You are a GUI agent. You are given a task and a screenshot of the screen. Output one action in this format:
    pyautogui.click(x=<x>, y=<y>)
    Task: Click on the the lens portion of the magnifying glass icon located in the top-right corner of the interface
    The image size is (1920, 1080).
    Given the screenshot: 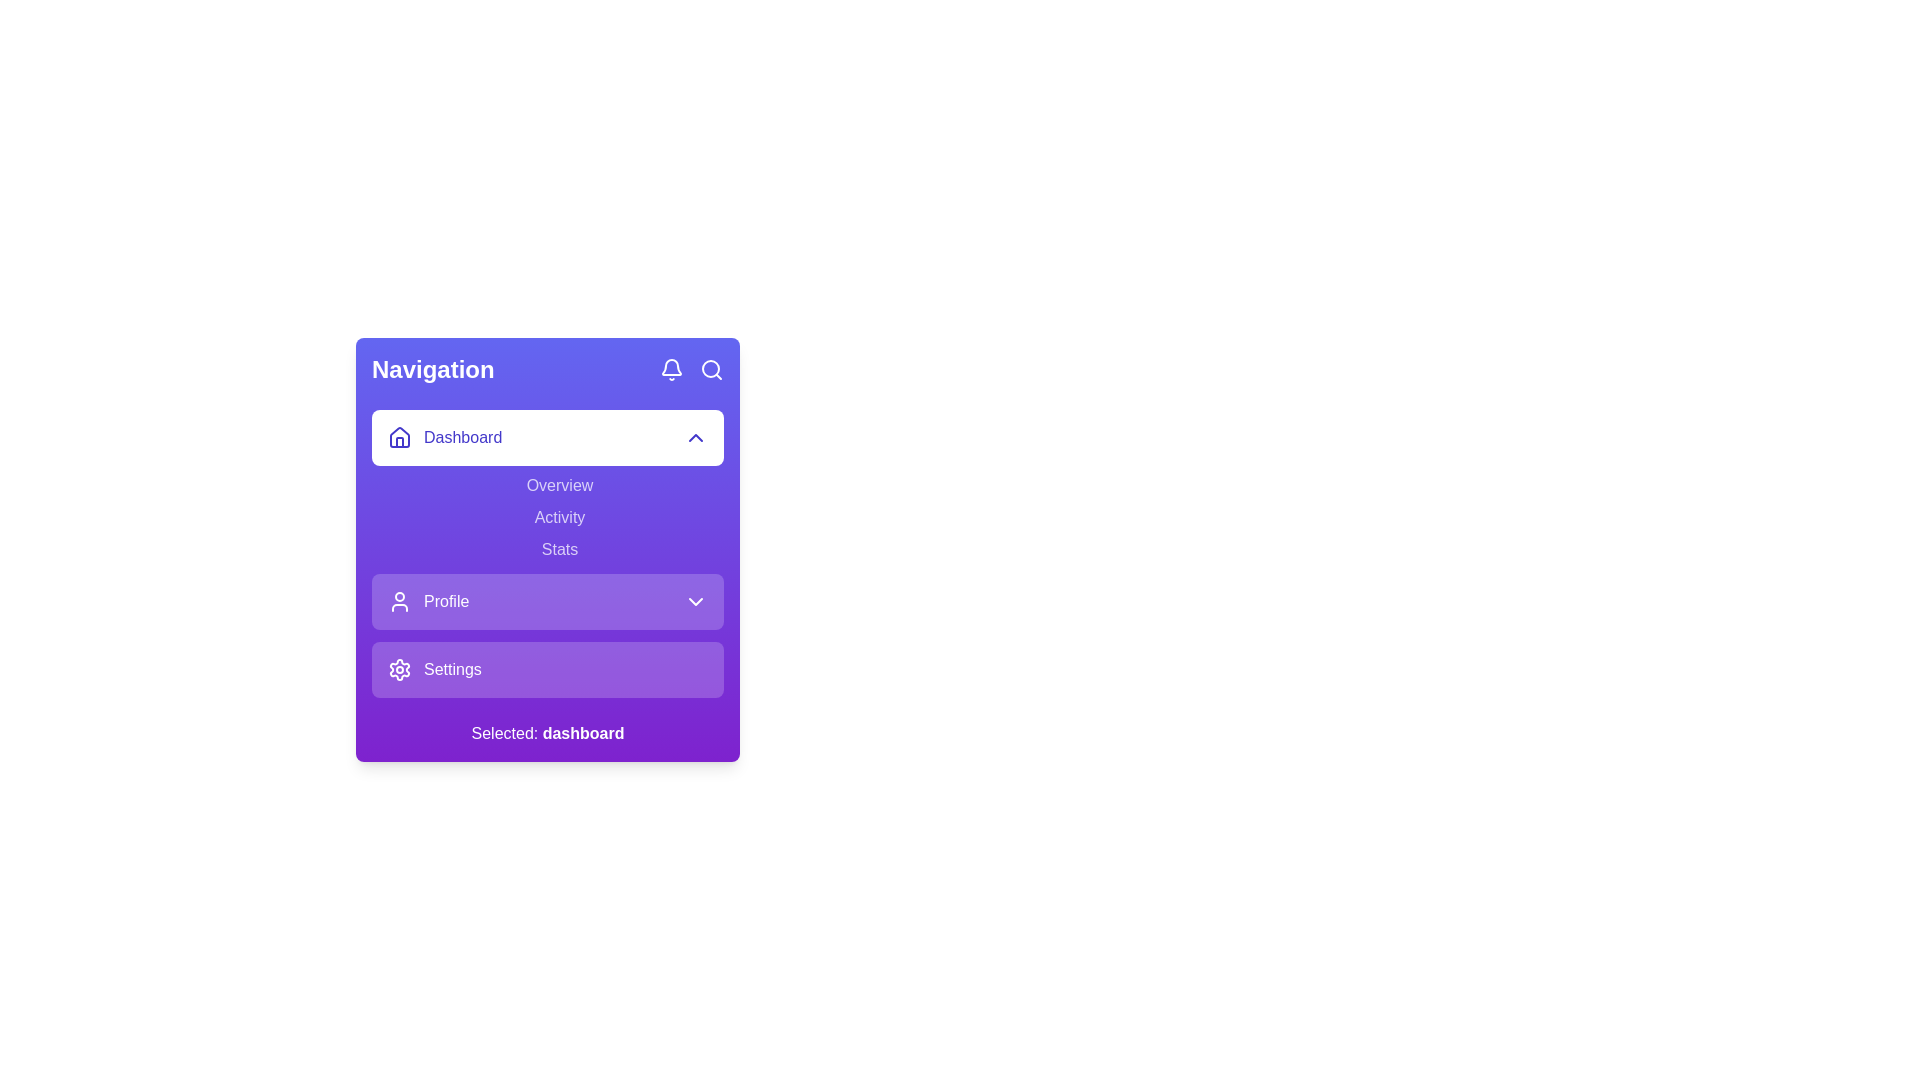 What is the action you would take?
    pyautogui.click(x=710, y=369)
    